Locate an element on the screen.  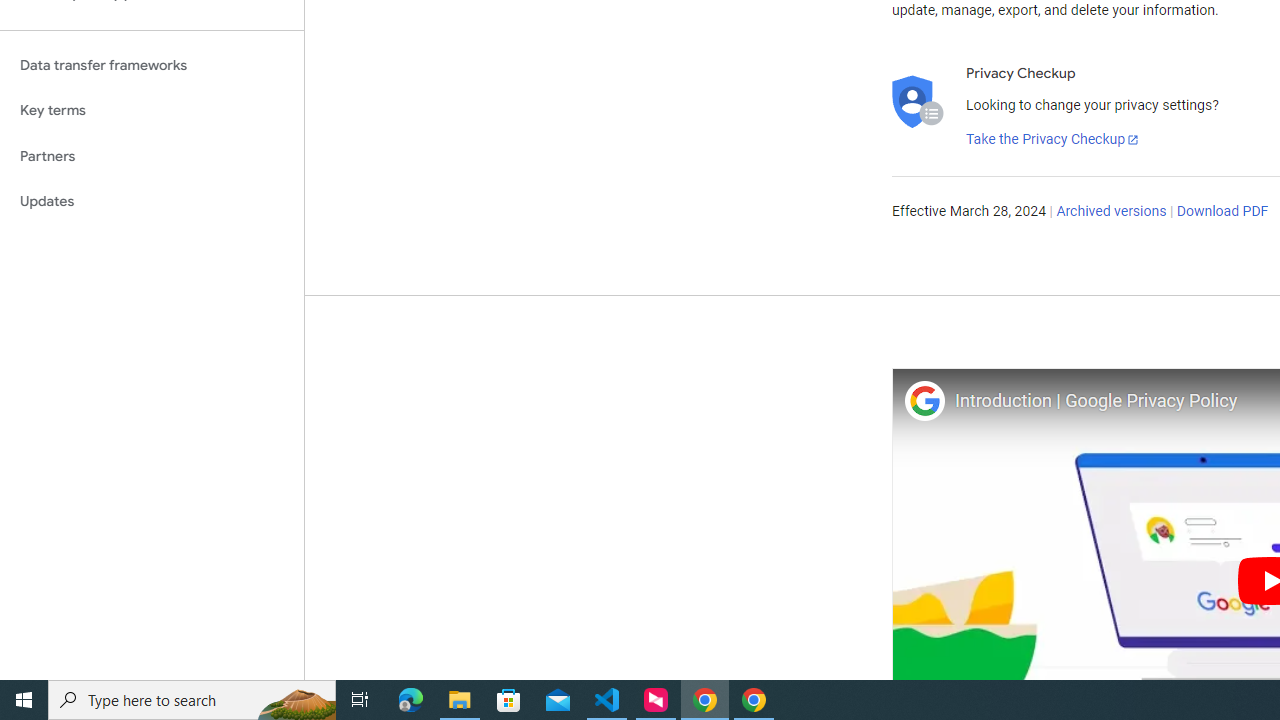
'Key terms' is located at coordinates (151, 110).